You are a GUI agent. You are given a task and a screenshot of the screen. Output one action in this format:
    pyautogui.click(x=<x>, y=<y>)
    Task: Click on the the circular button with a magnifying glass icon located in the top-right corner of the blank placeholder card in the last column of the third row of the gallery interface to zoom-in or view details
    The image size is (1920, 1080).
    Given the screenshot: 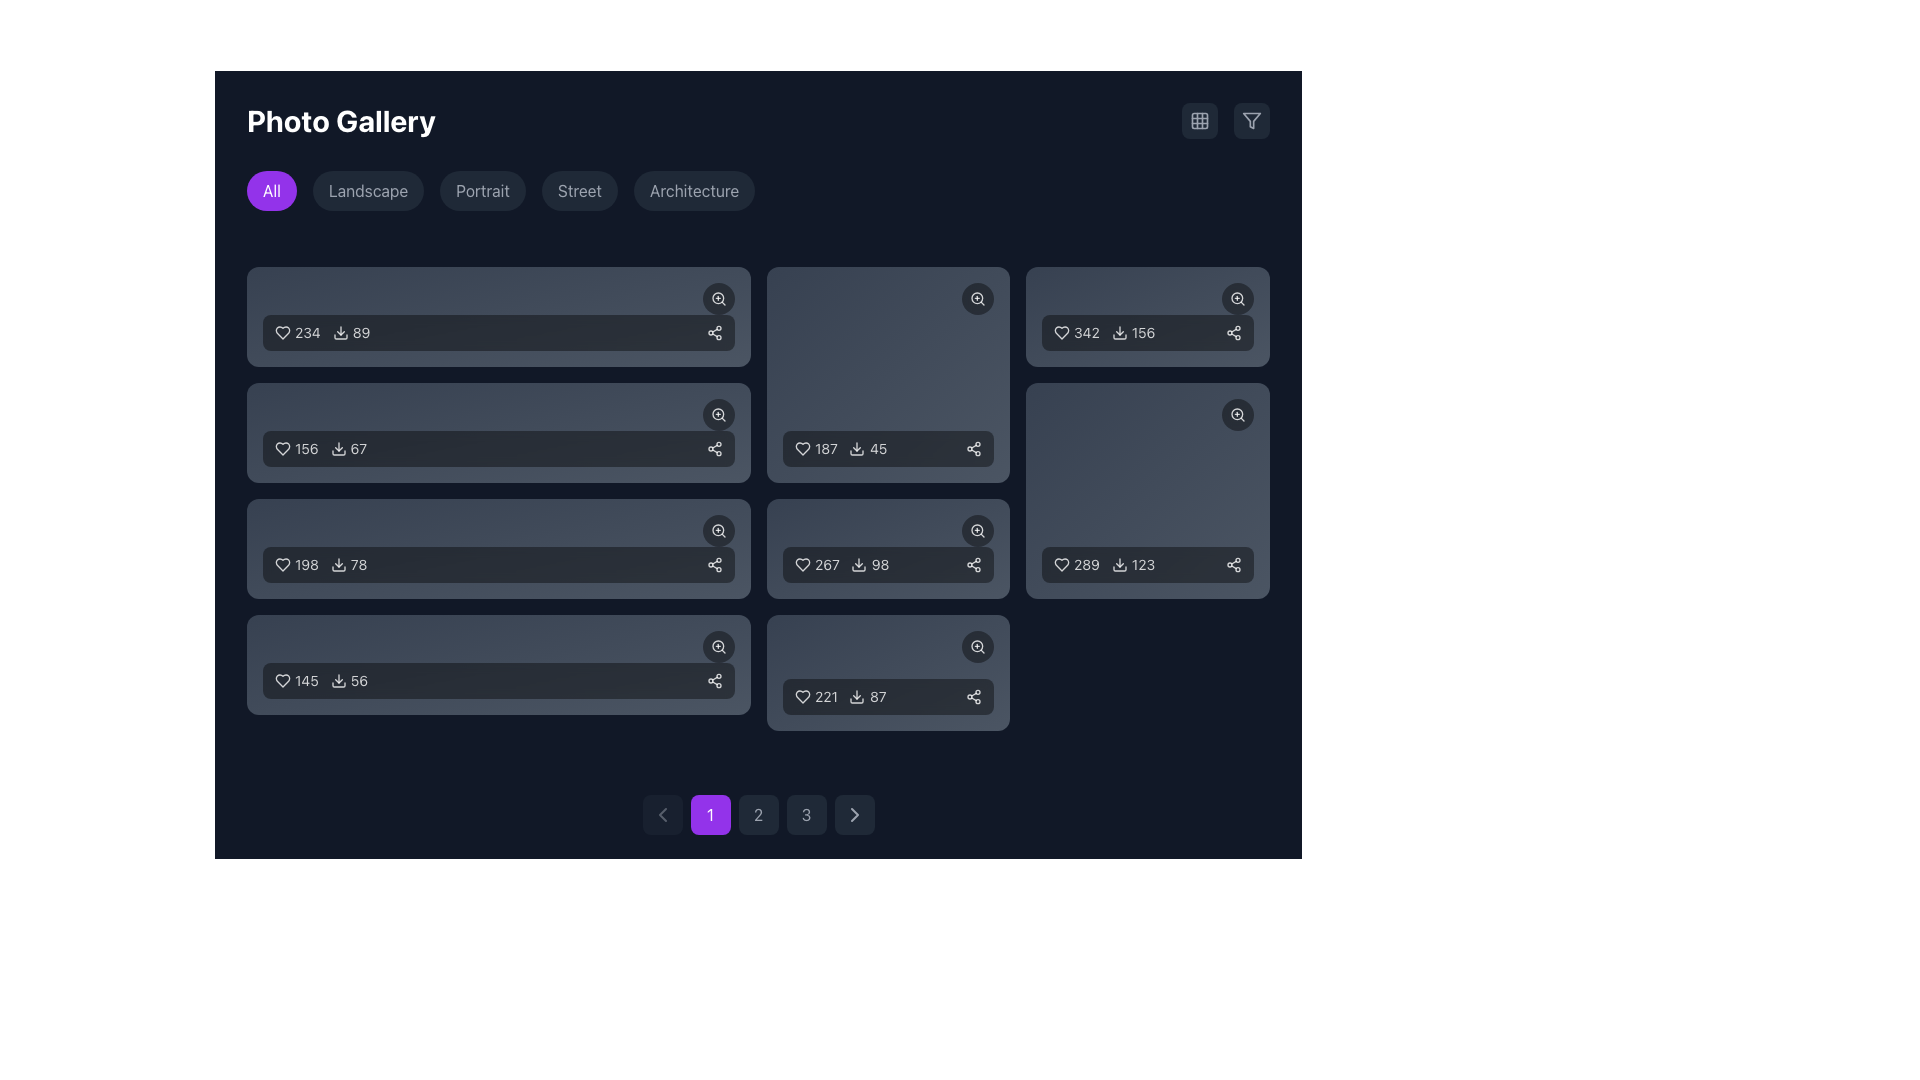 What is the action you would take?
    pyautogui.click(x=1237, y=414)
    